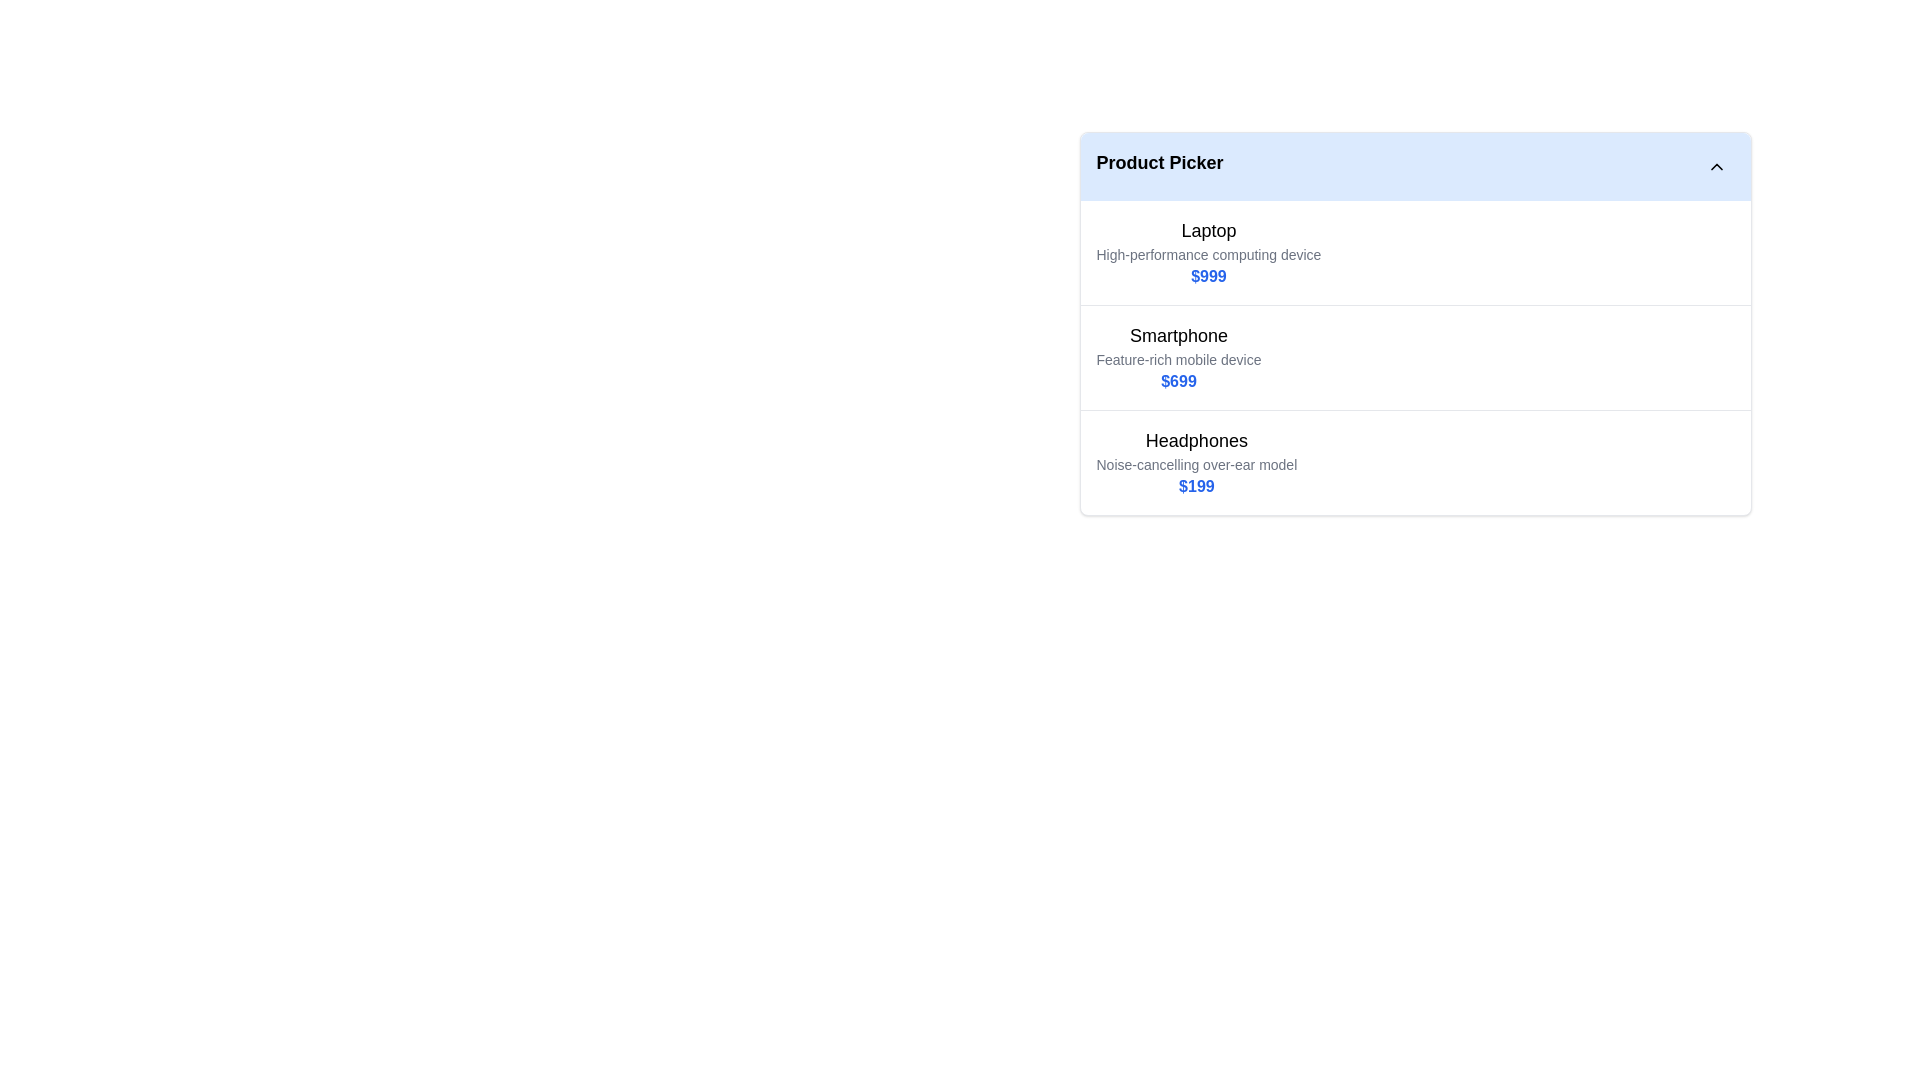 The image size is (1920, 1080). I want to click on the descriptive text label that provides additional details about the 'Headphones' product, located between the title 'Headphones' and the price '$199', so click(1196, 465).